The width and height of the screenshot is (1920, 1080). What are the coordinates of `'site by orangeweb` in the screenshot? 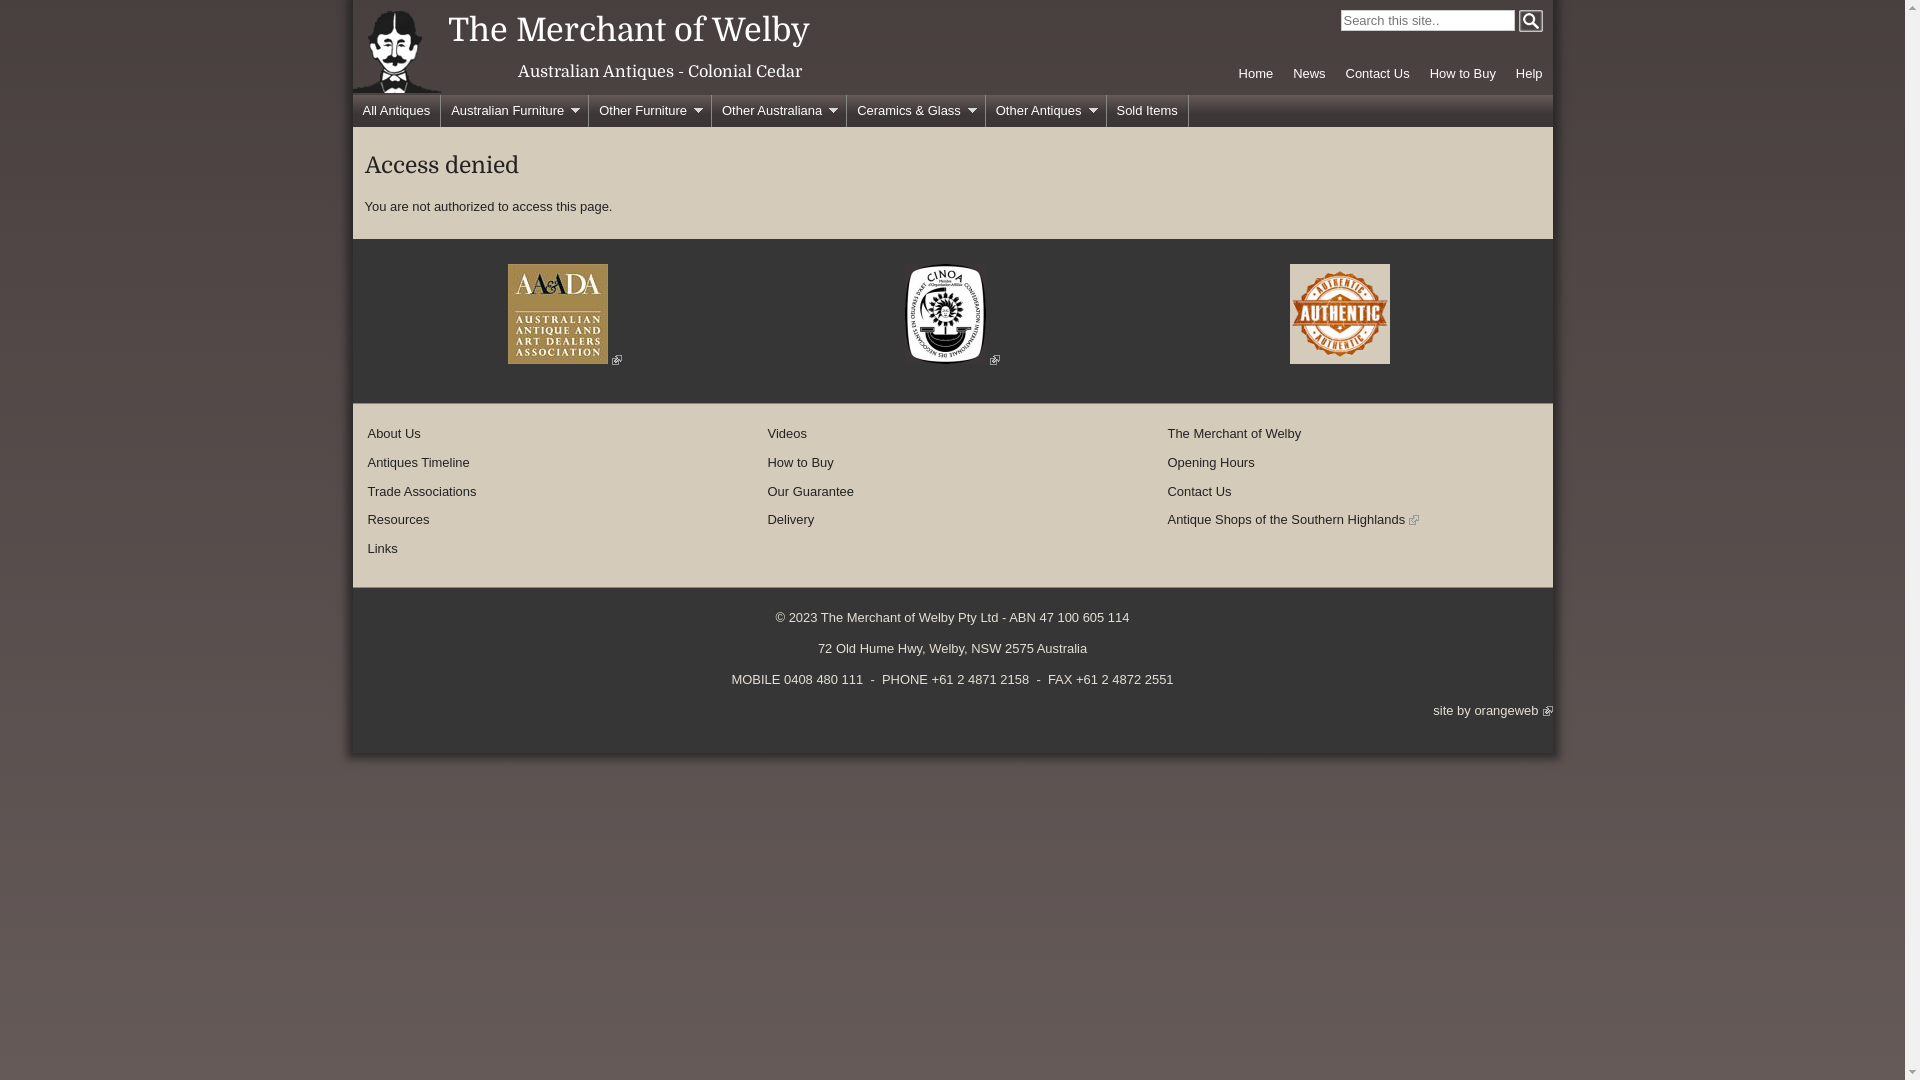 It's located at (1492, 709).